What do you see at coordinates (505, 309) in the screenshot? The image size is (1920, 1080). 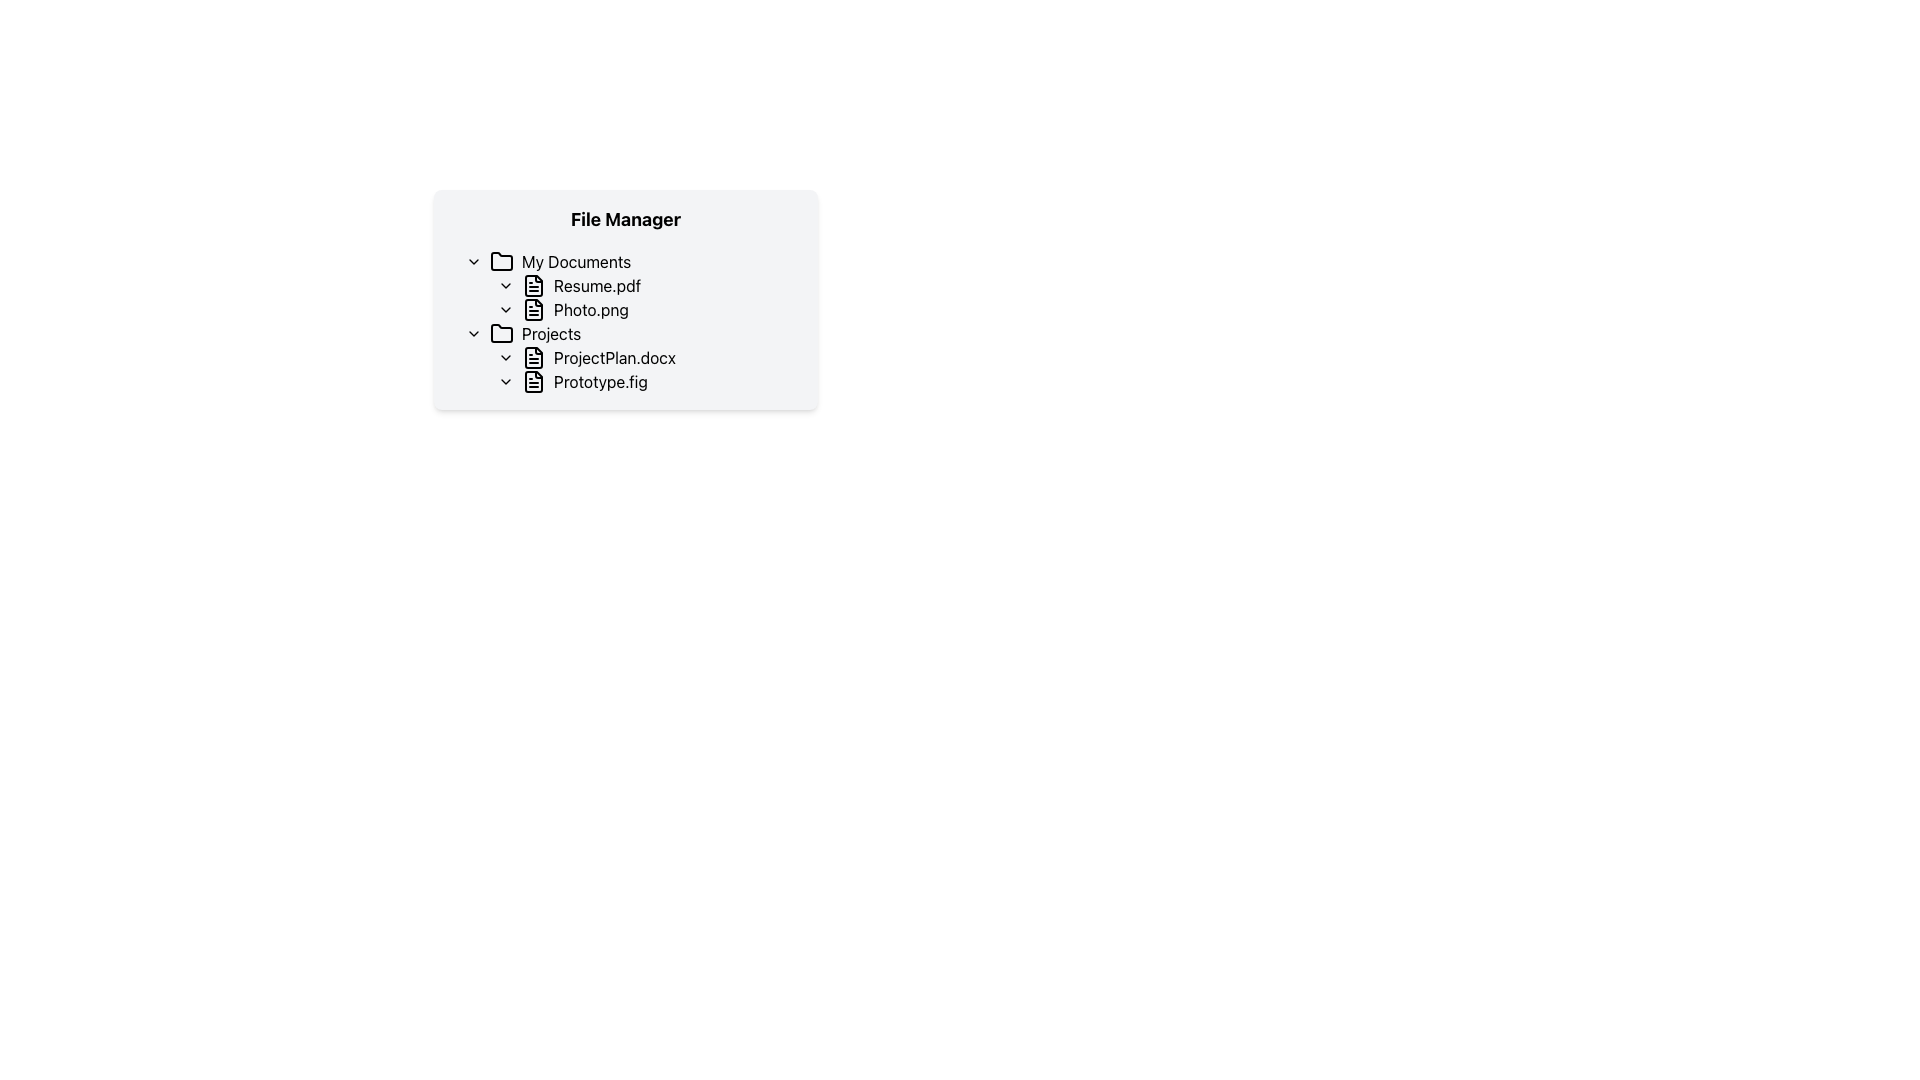 I see `the chevron icon pointing downward, which indicates an expanded state, located to the left of the 'Photo.png' label in the file listing interface` at bounding box center [505, 309].